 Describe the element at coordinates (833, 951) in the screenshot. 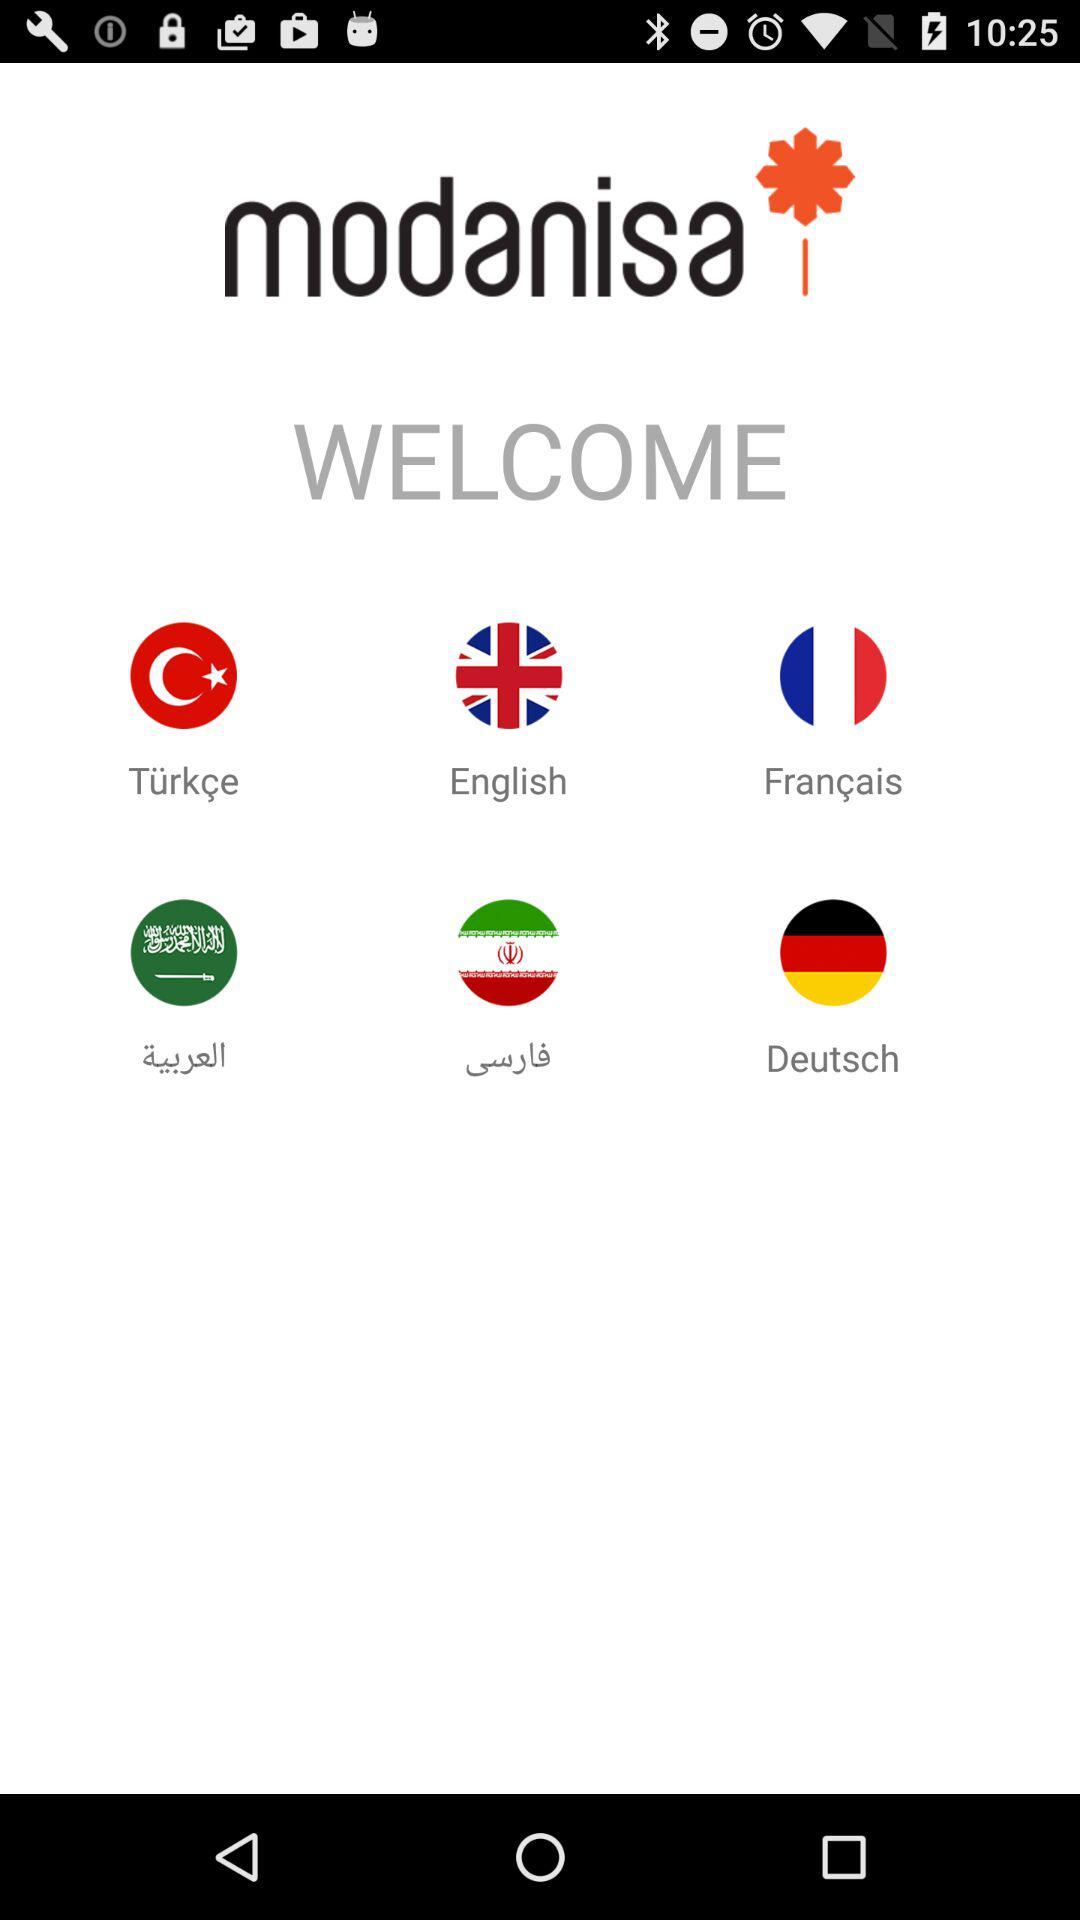

I see `choose language` at that location.